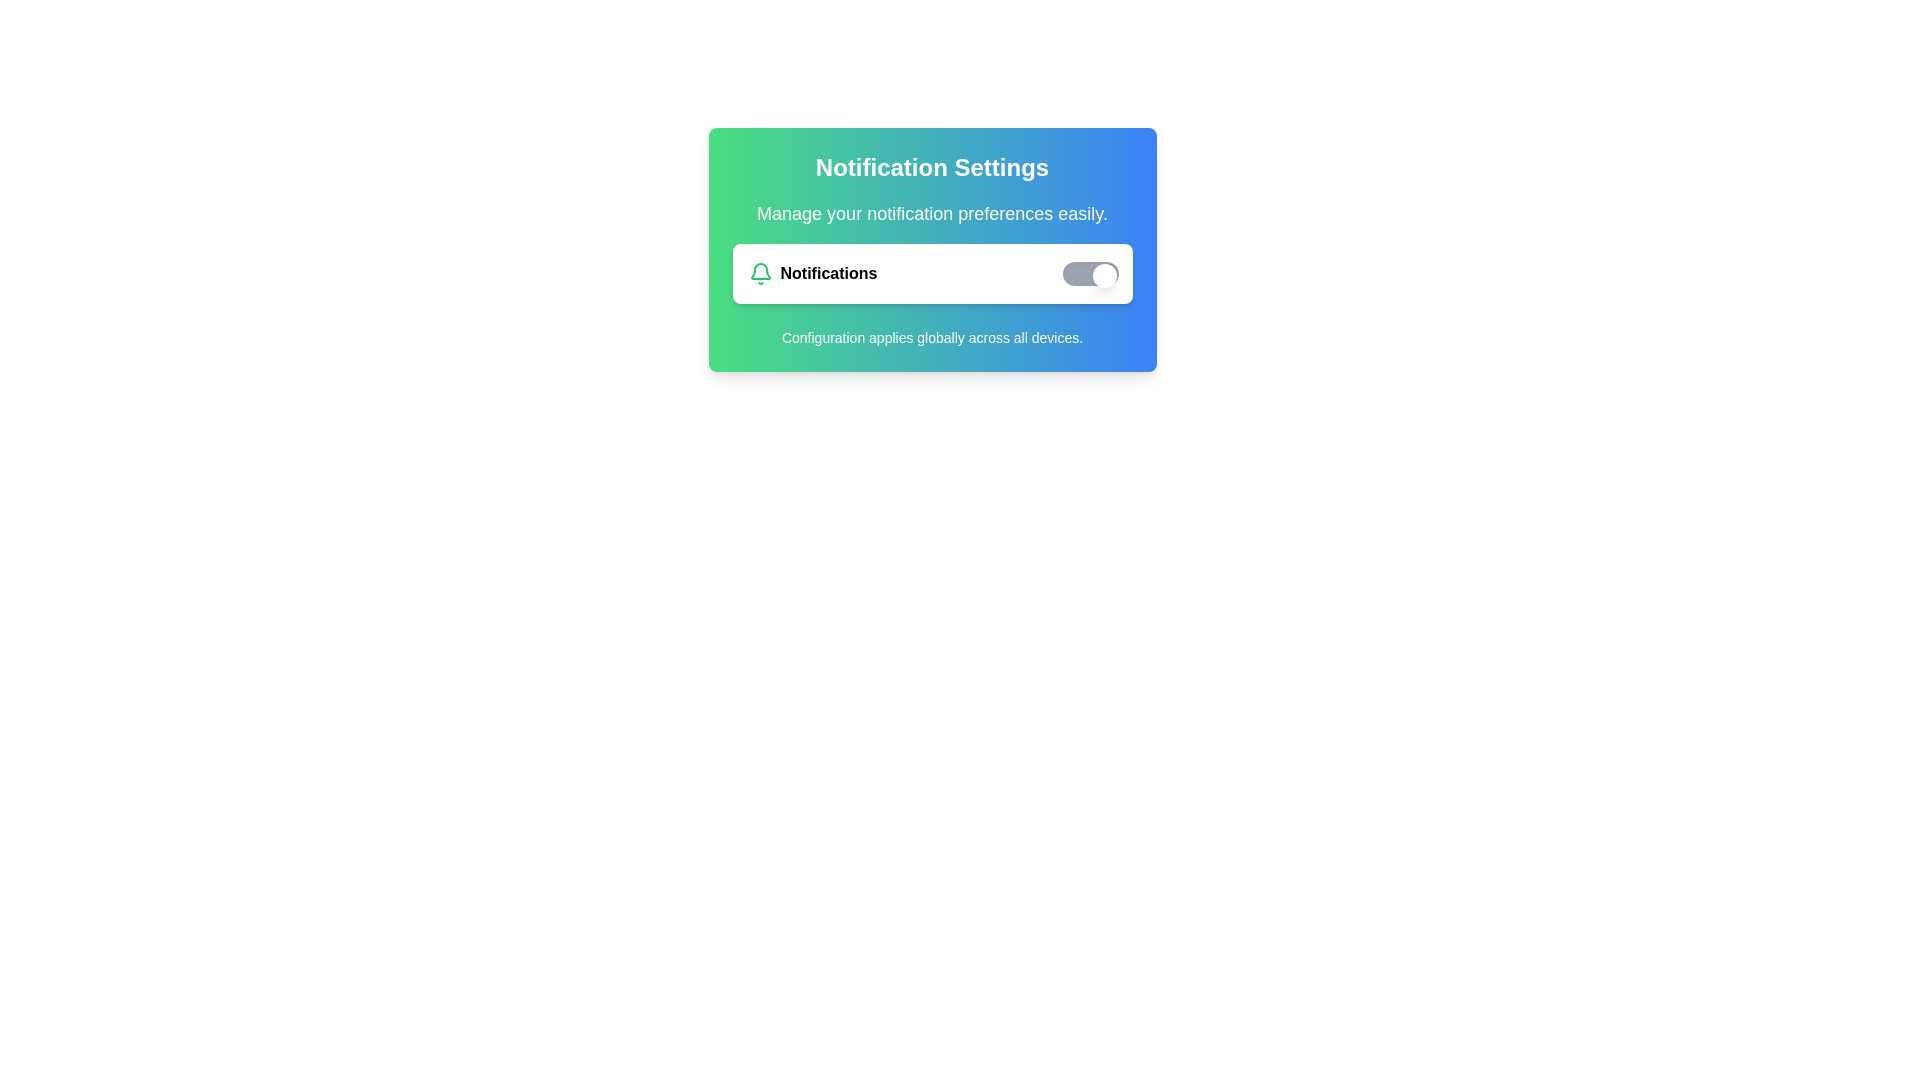  What do you see at coordinates (828, 273) in the screenshot?
I see `the bold, black-colored text reading 'Notifications', which is positioned between a bell icon and a toggle switch in the notification settings group` at bounding box center [828, 273].